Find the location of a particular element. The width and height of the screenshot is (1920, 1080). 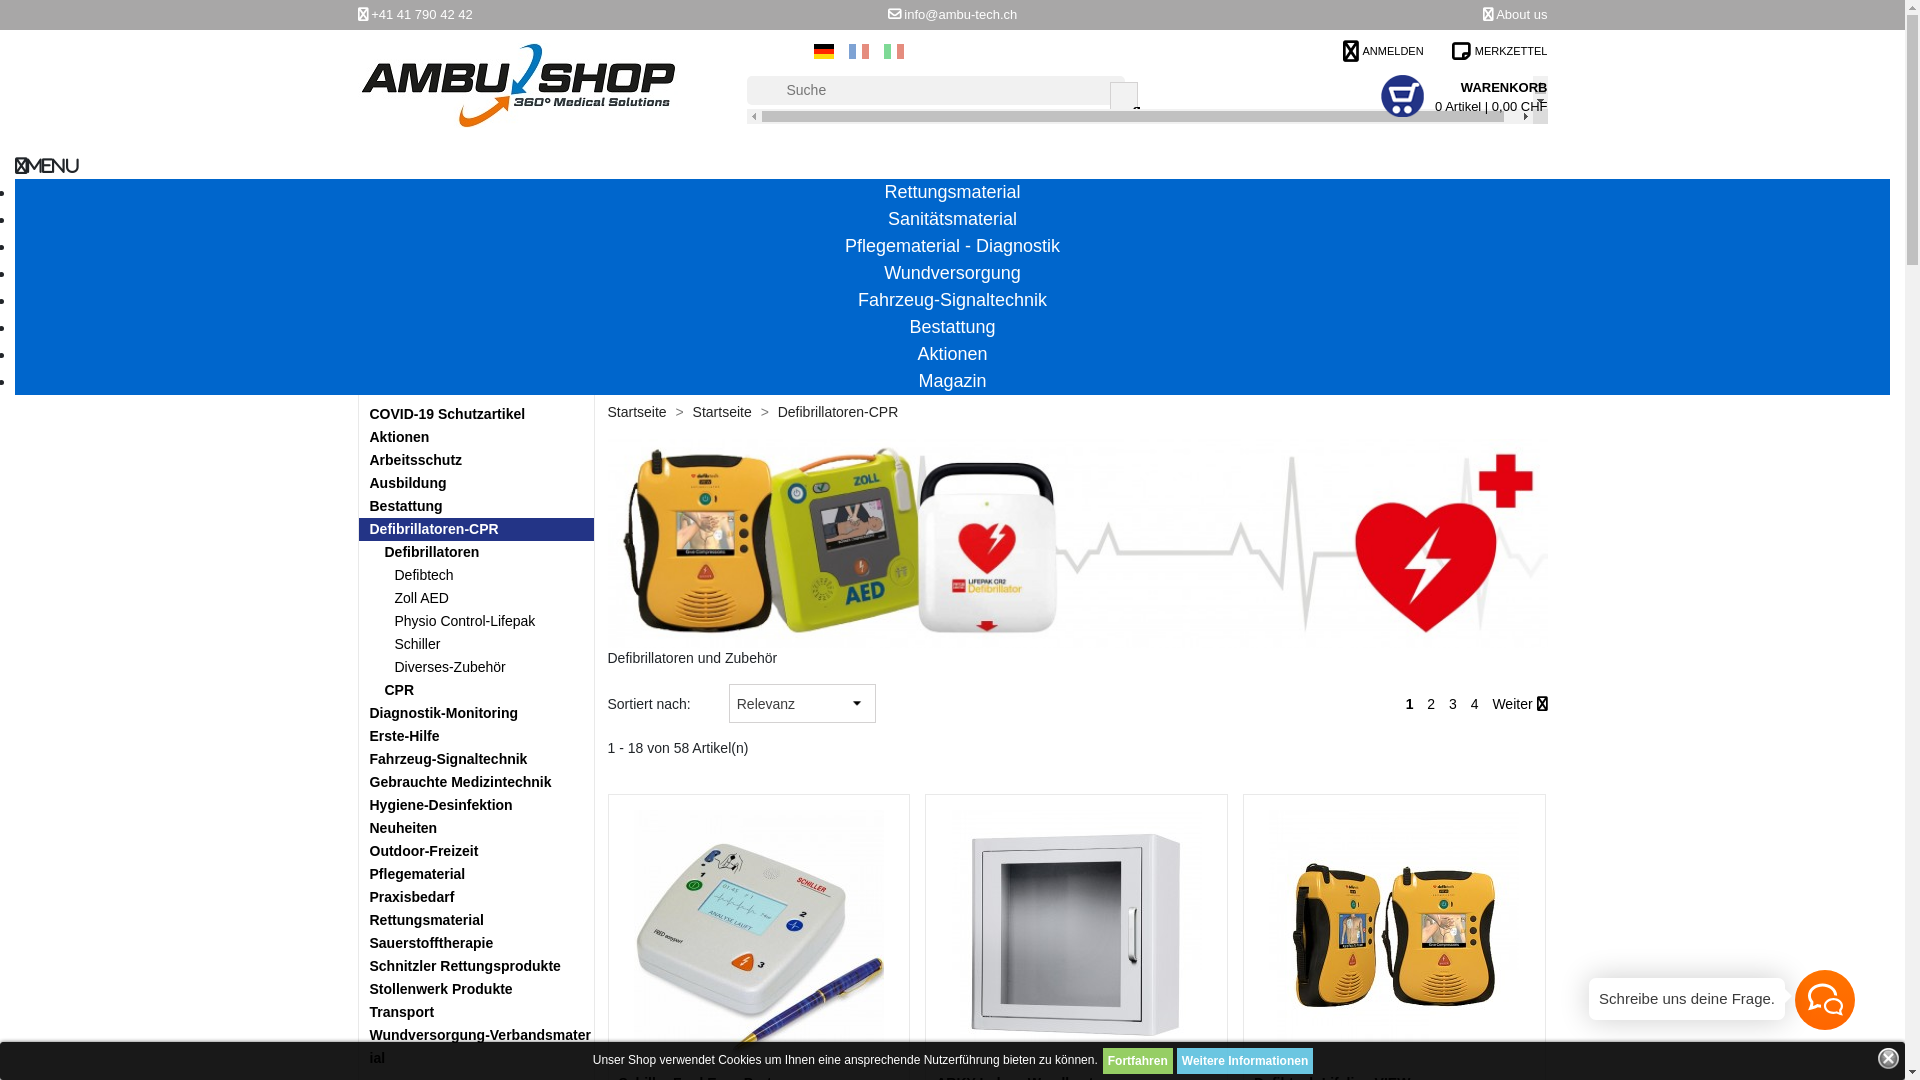

'Weitere Informationen' is located at coordinates (1243, 1059).